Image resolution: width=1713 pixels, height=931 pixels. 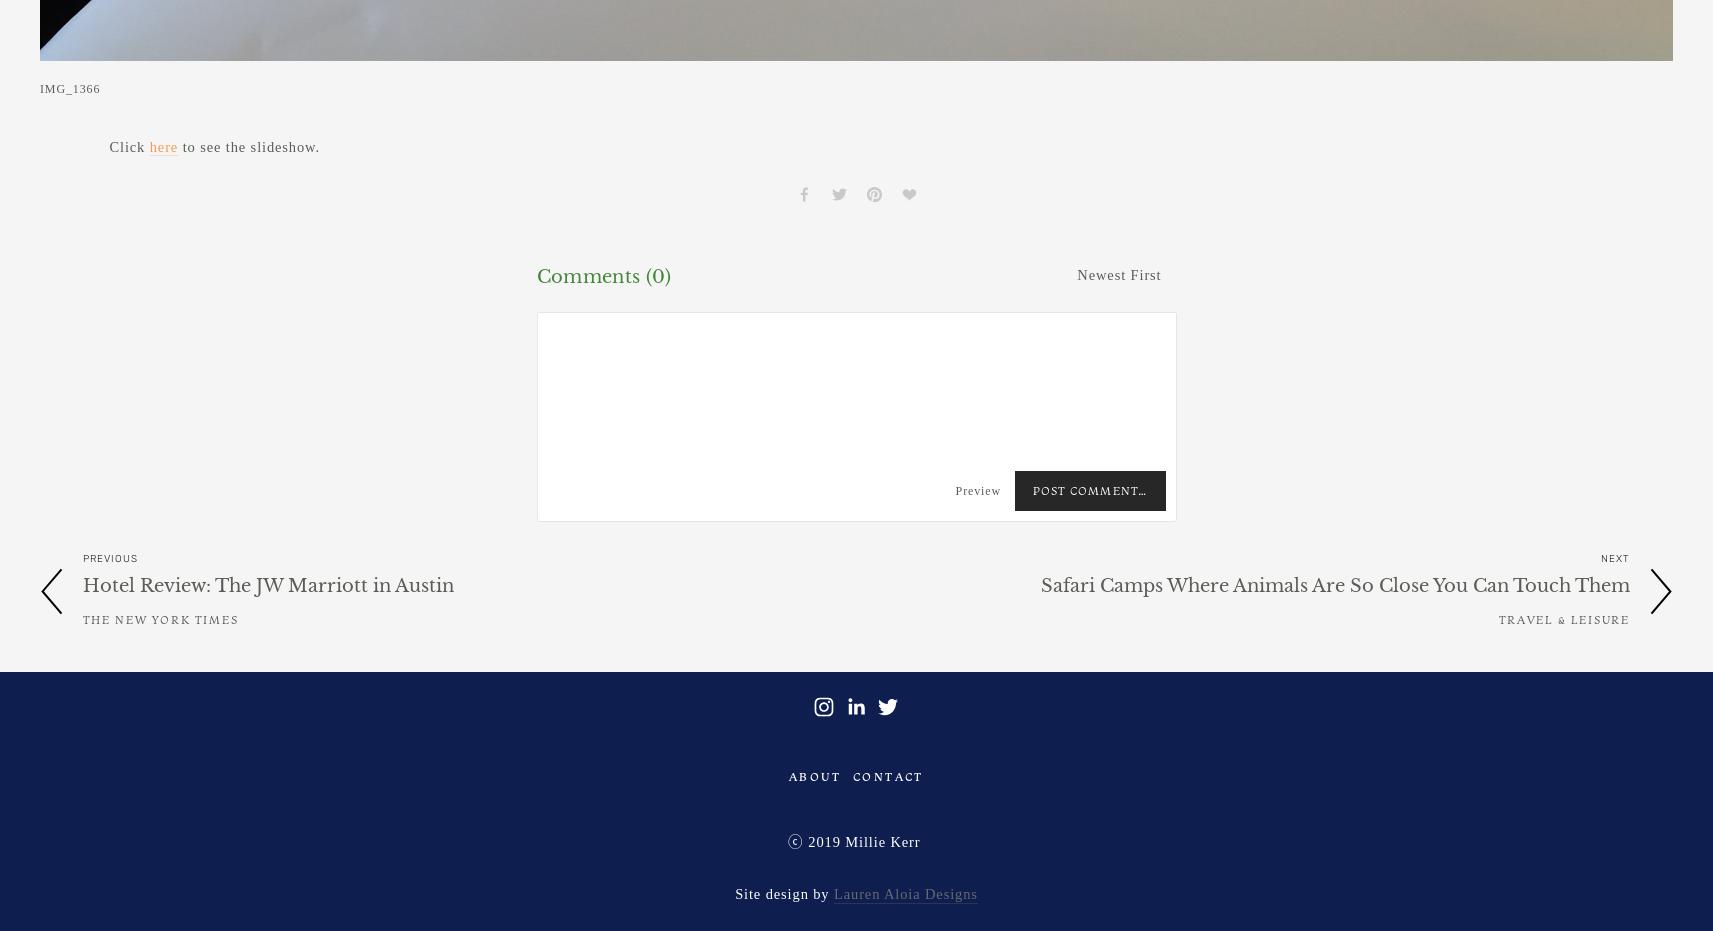 I want to click on 'Post Comment…', so click(x=1031, y=490).